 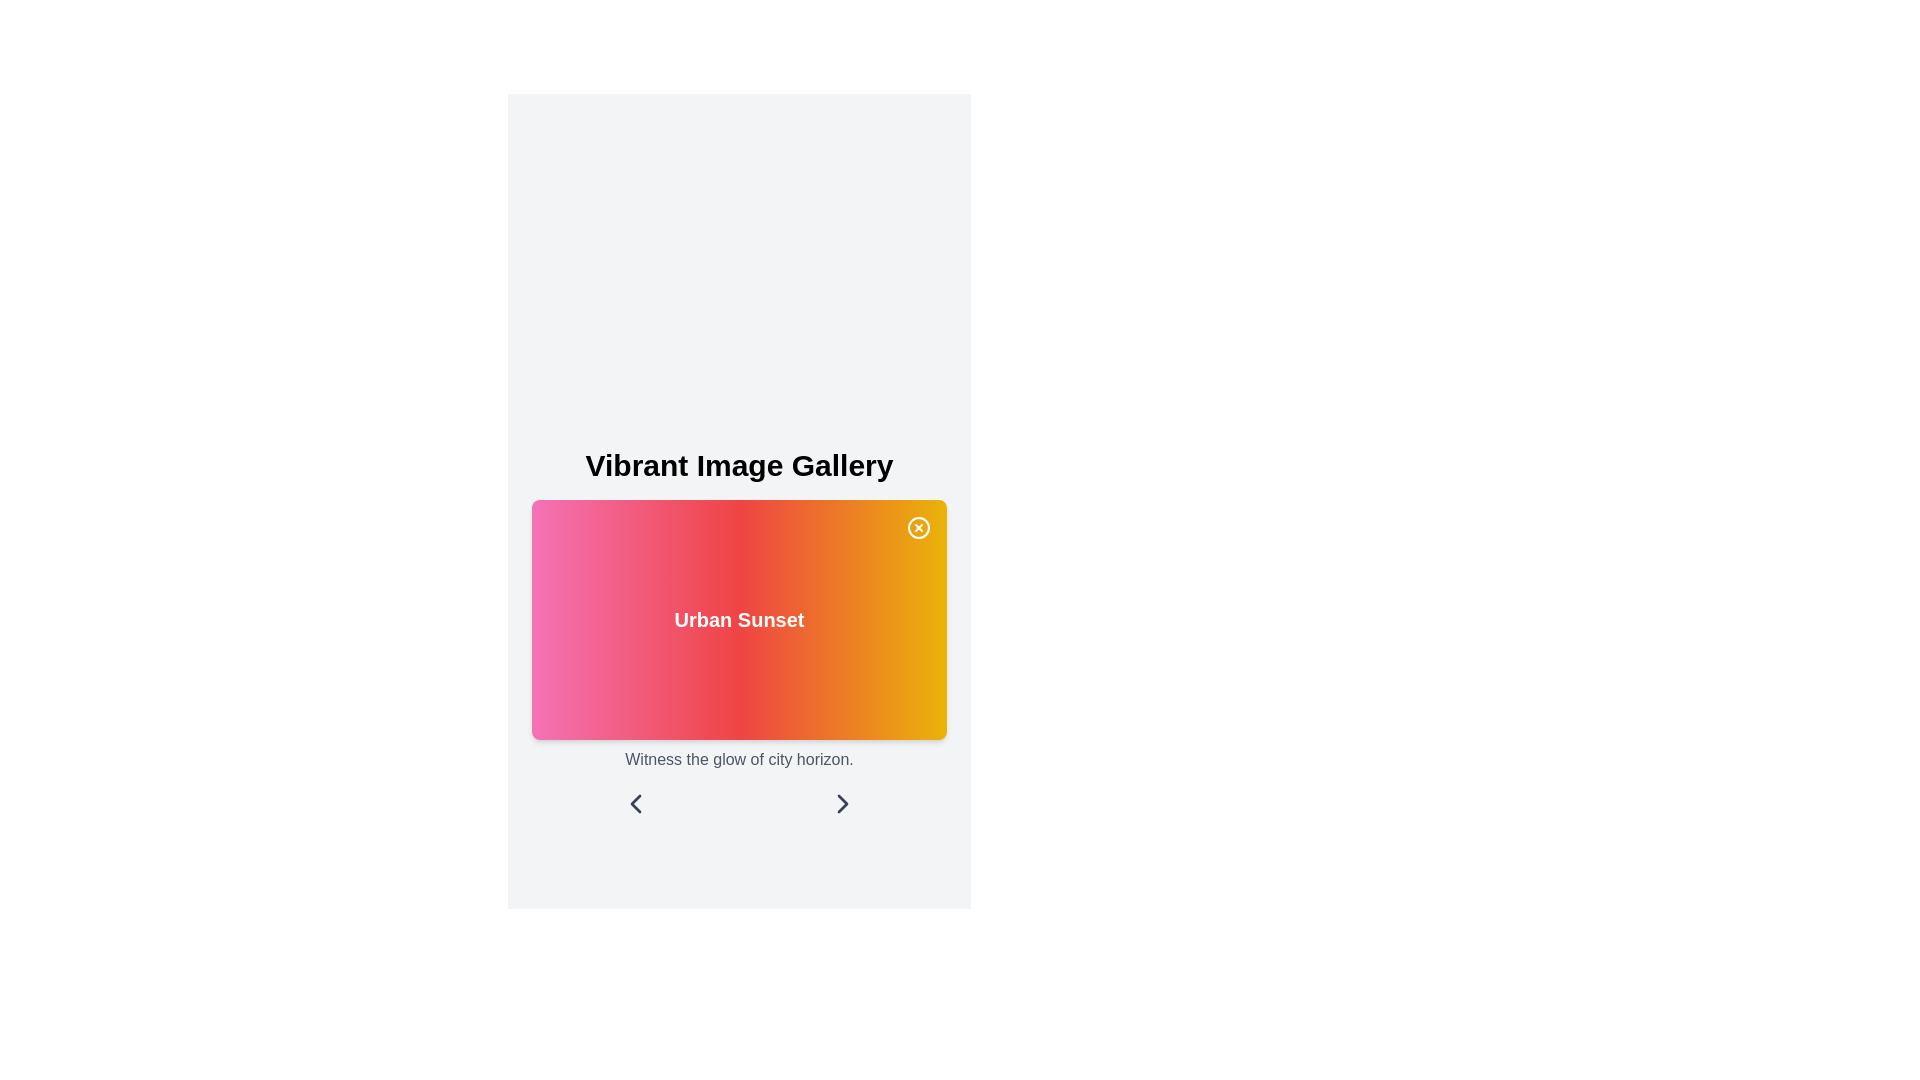 What do you see at coordinates (738, 633) in the screenshot?
I see `the static text element displaying 'Urban Sunset' with a white font, which is centrally positioned in the vibrant gradient background of the image gallery interface` at bounding box center [738, 633].